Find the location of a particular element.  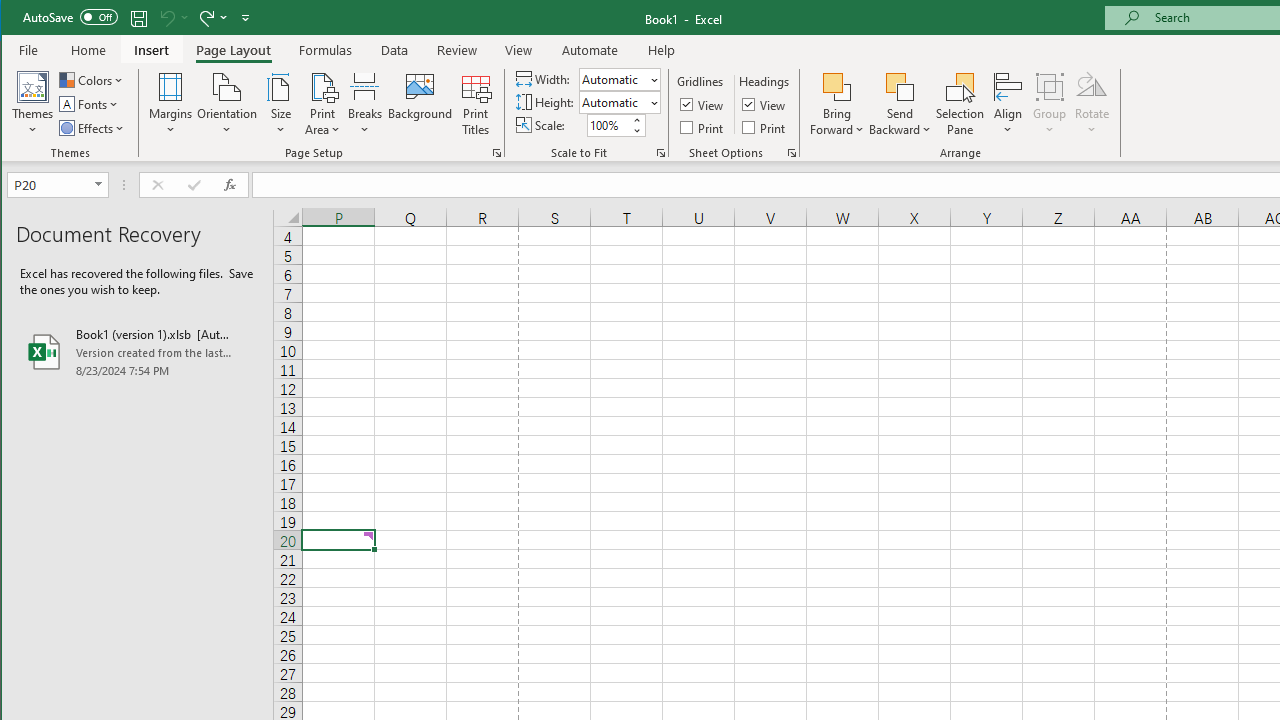

'Align' is located at coordinates (1008, 104).